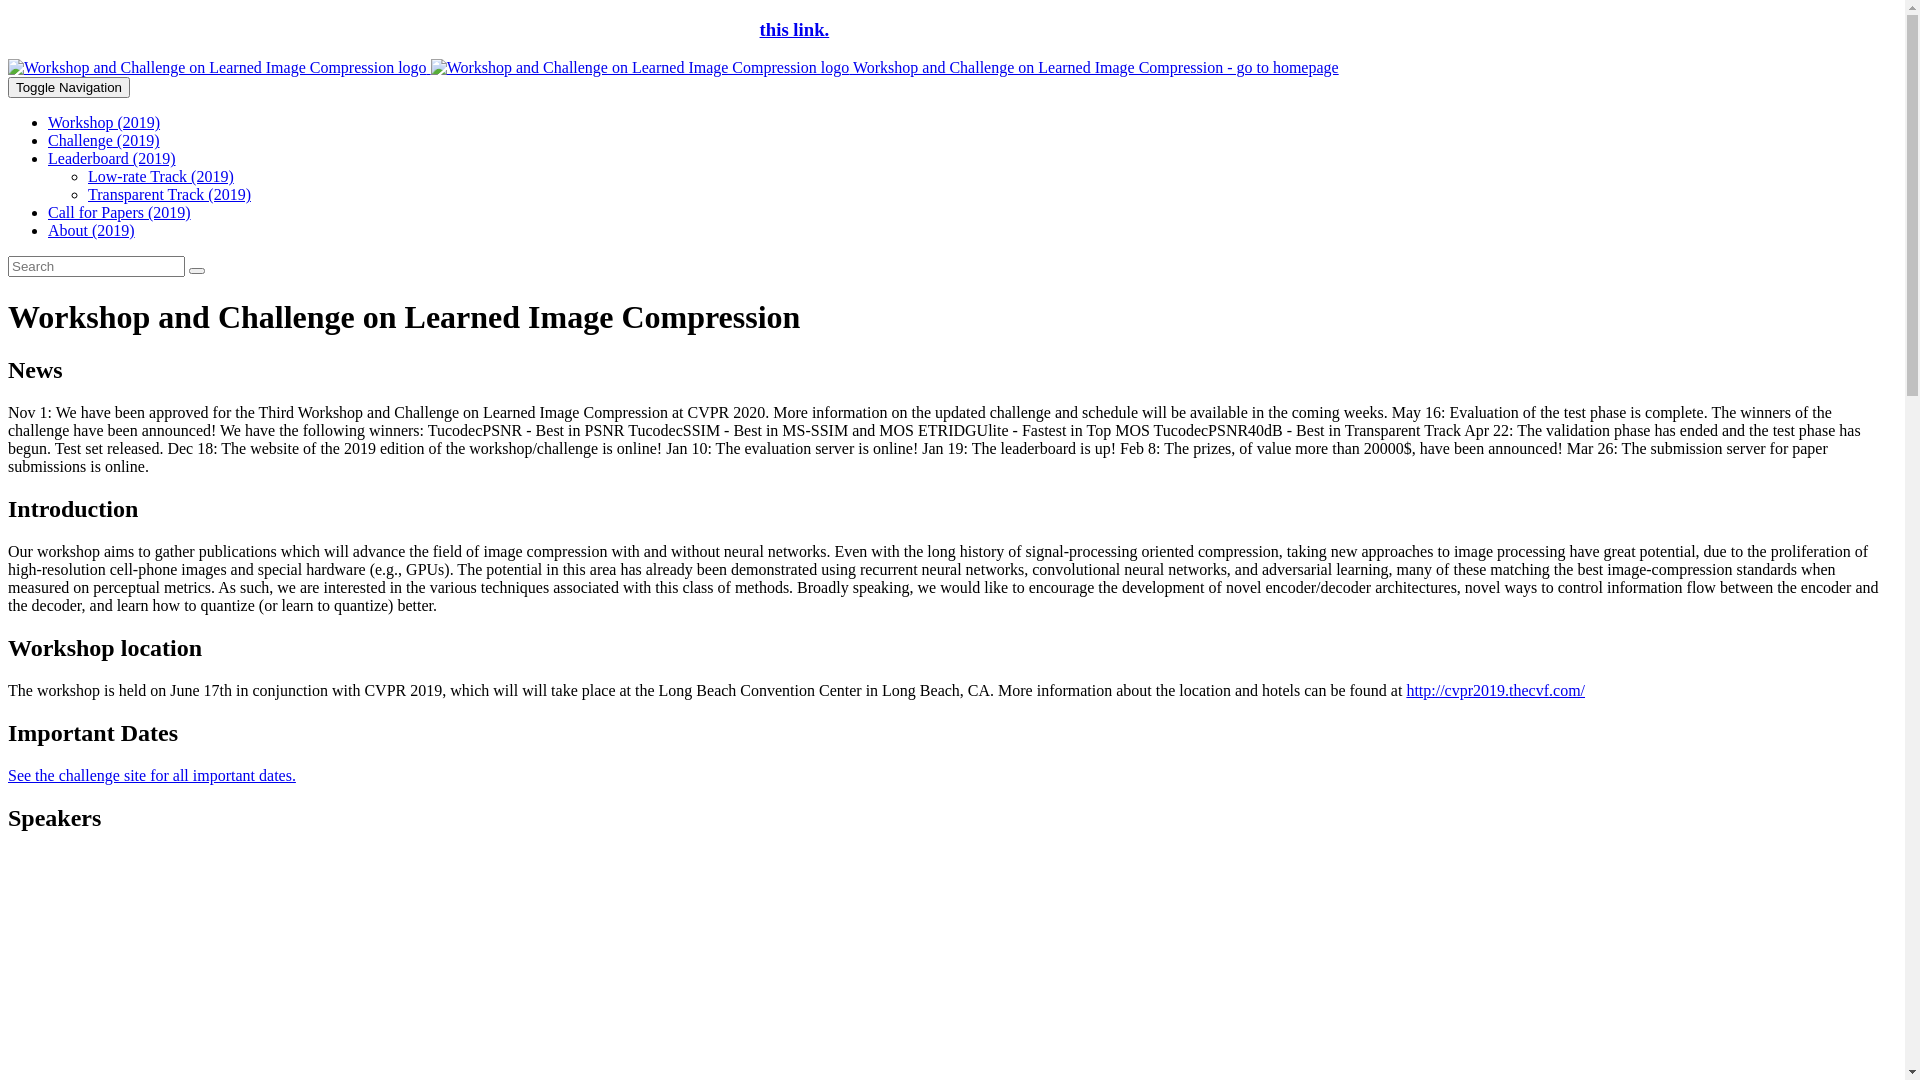 This screenshot has height=1080, width=1920. I want to click on 'Challenge (2019)', so click(103, 139).